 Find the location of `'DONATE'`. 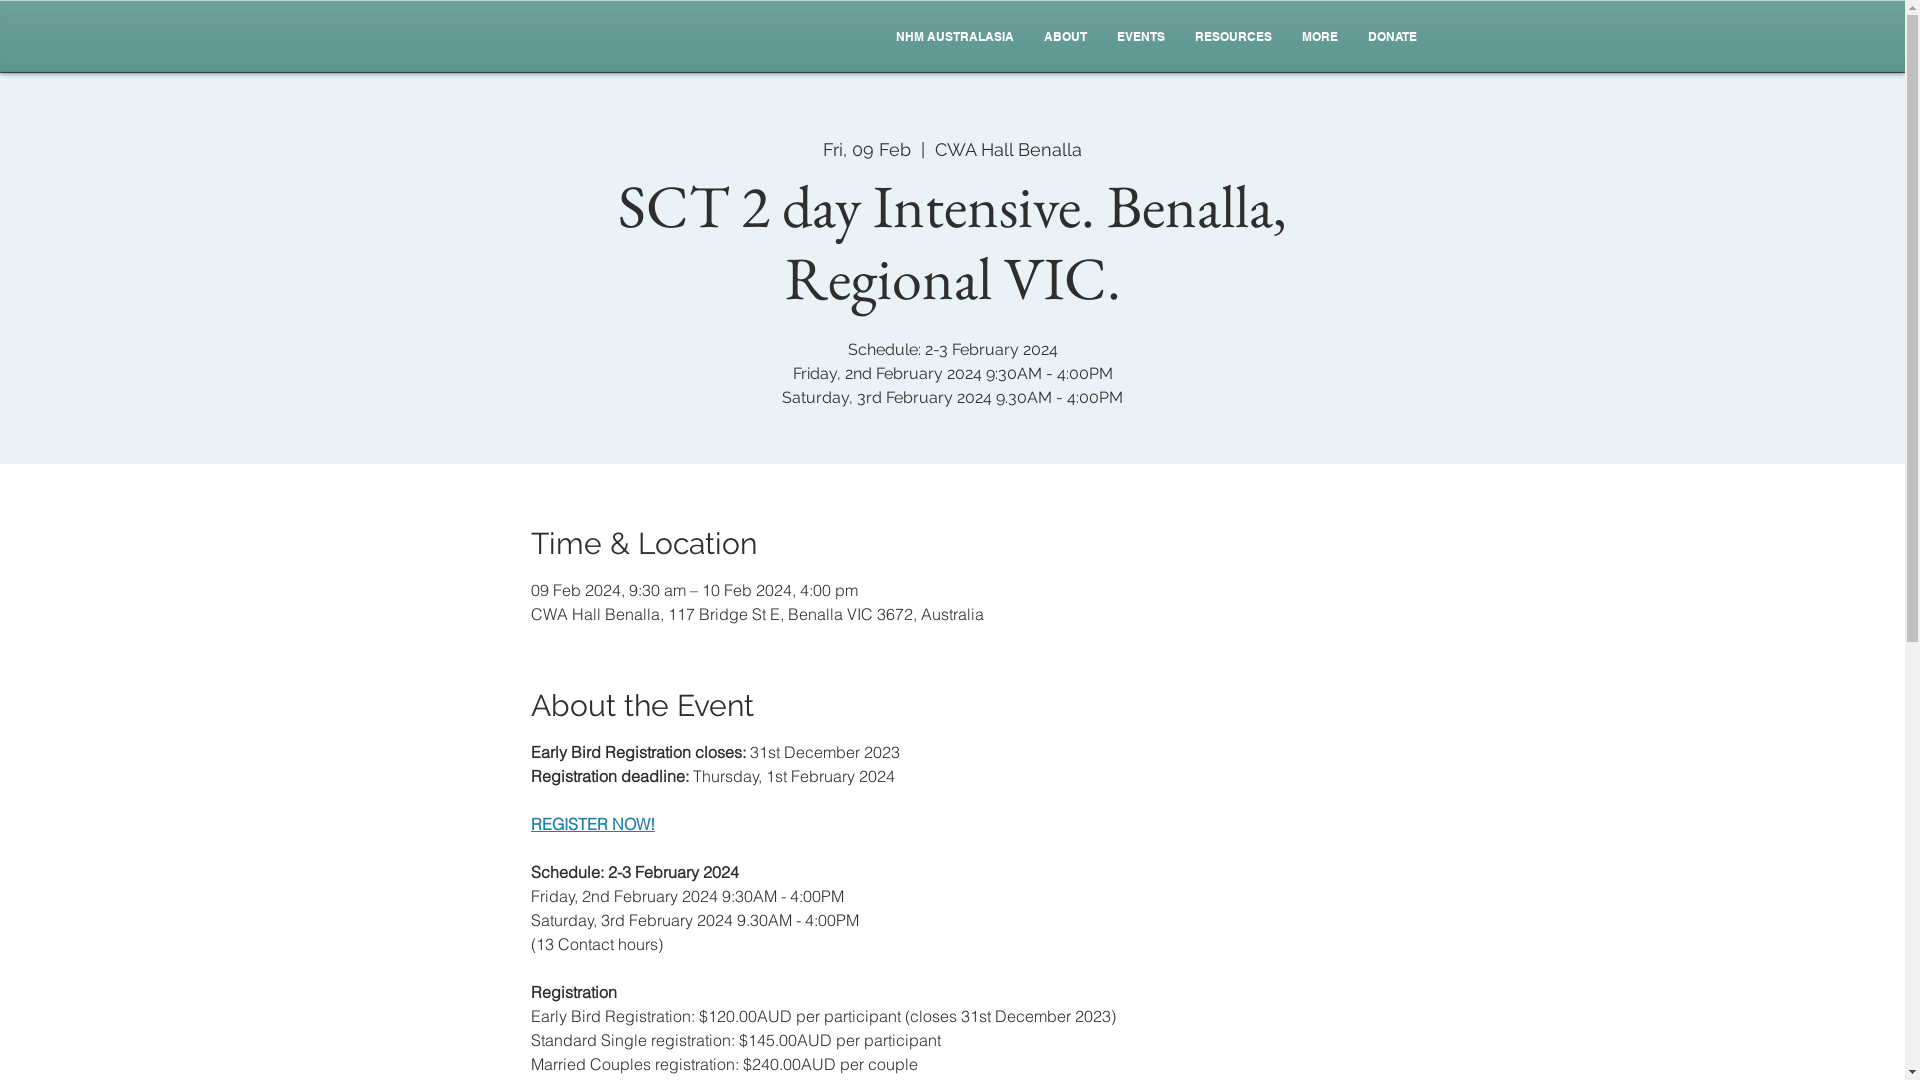

'DONATE' is located at coordinates (1390, 37).